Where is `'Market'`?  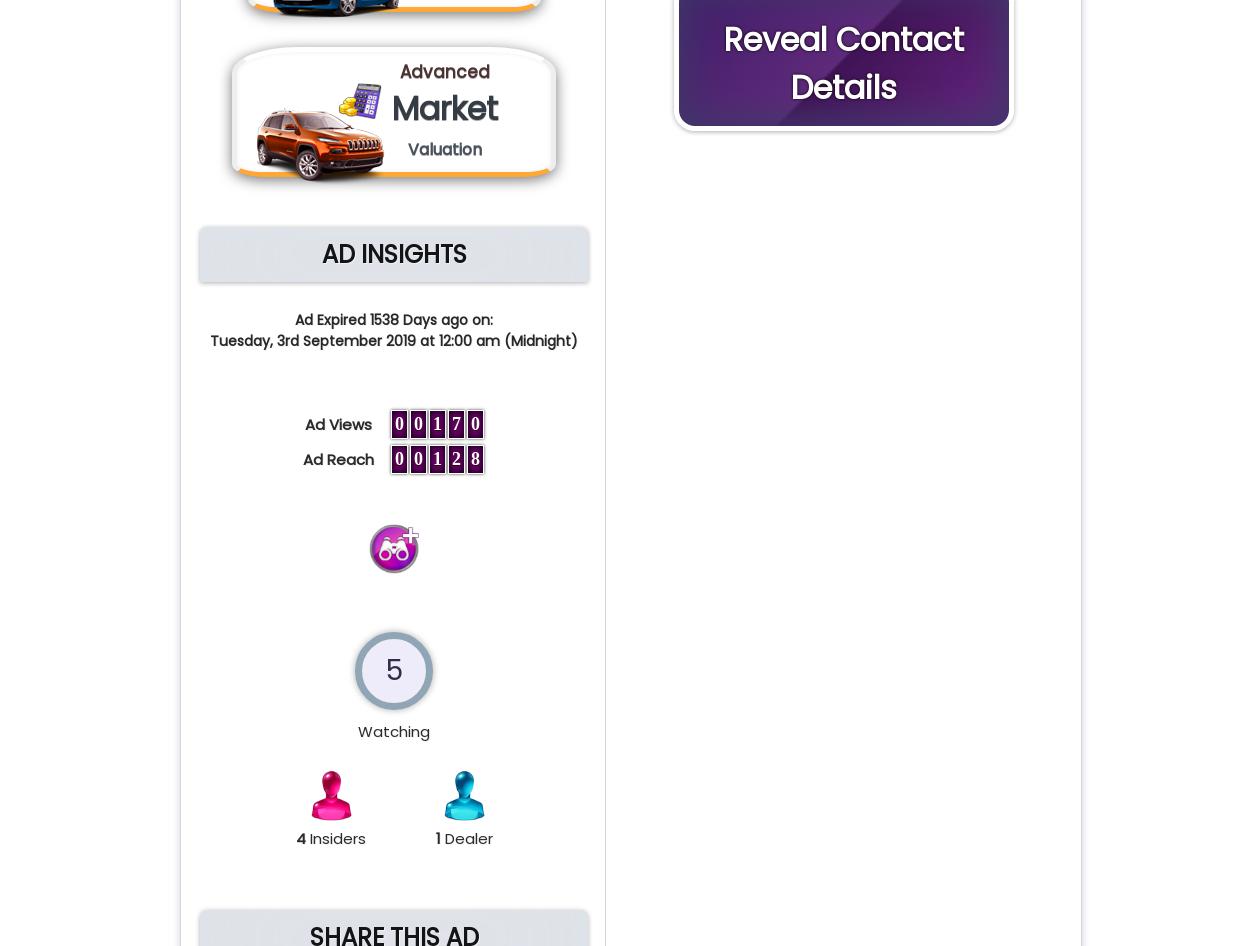 'Market' is located at coordinates (445, 107).